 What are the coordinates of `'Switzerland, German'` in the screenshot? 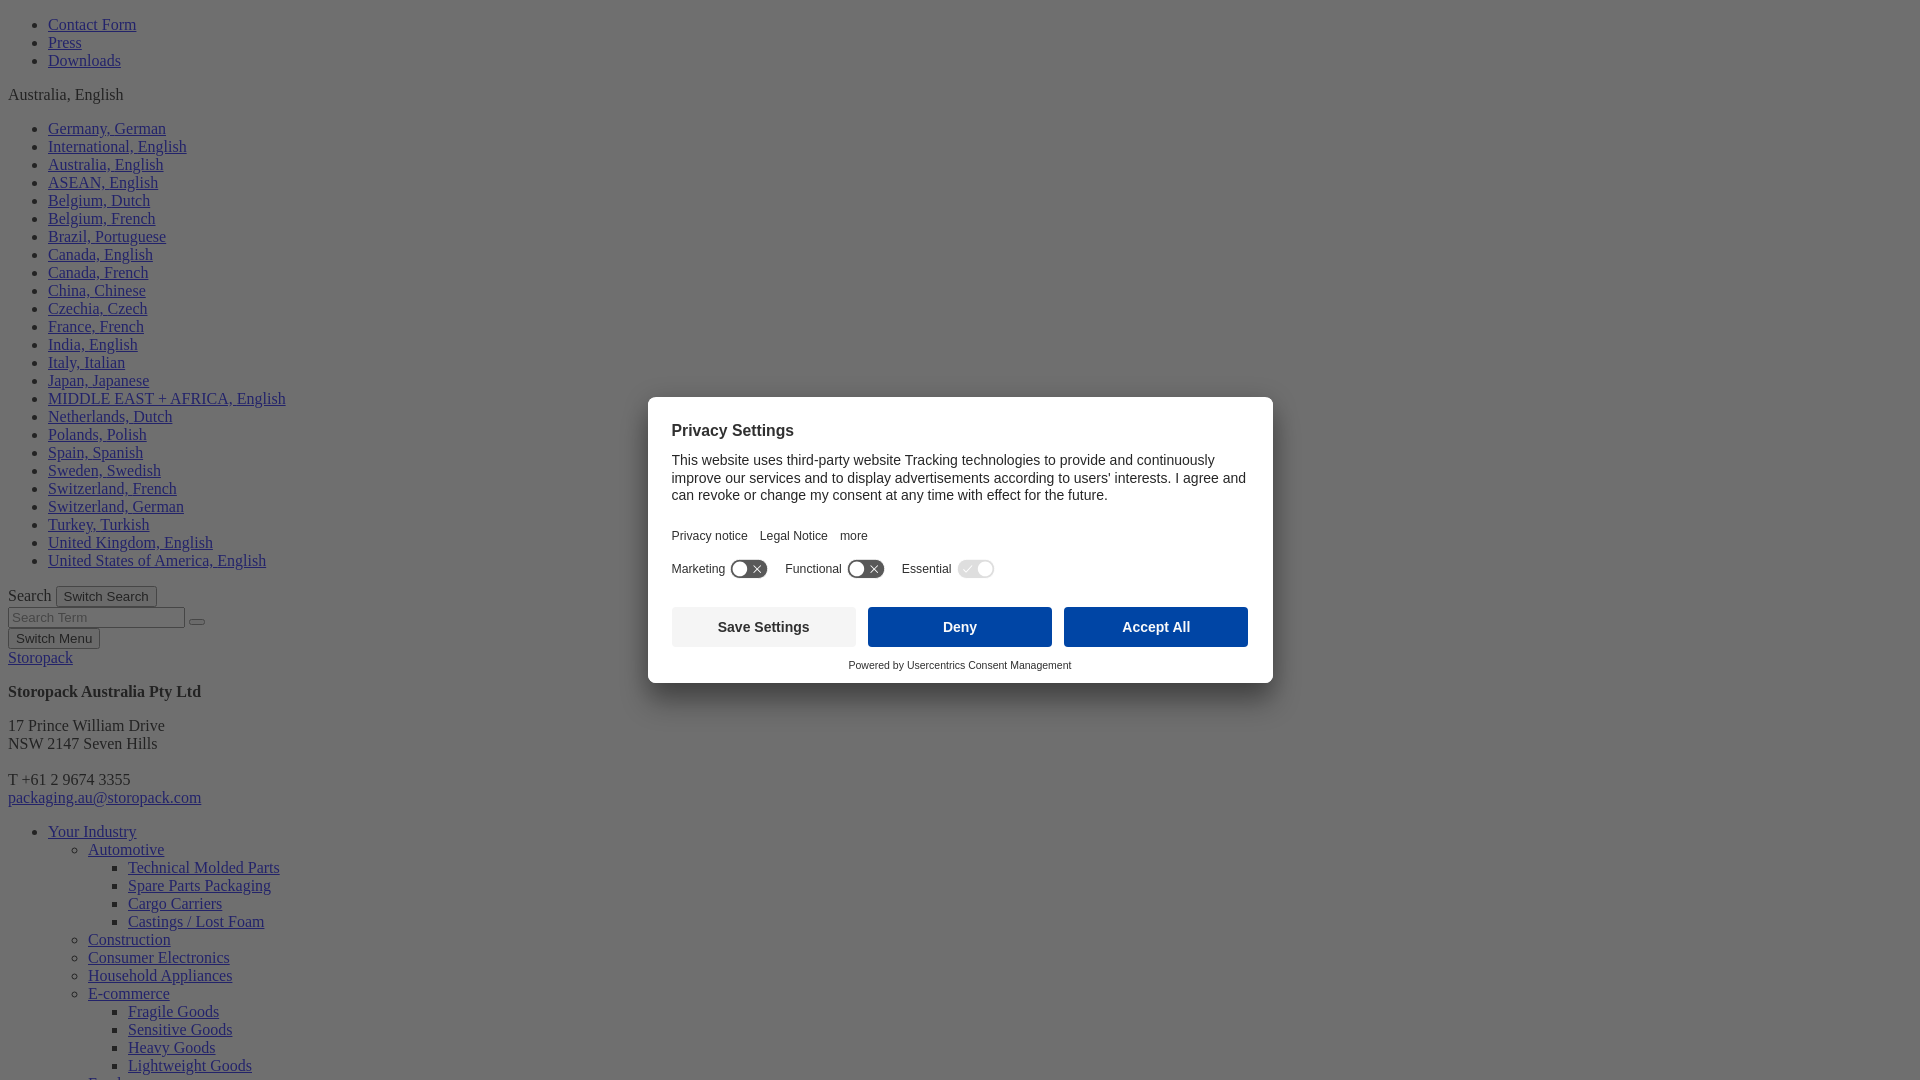 It's located at (48, 505).